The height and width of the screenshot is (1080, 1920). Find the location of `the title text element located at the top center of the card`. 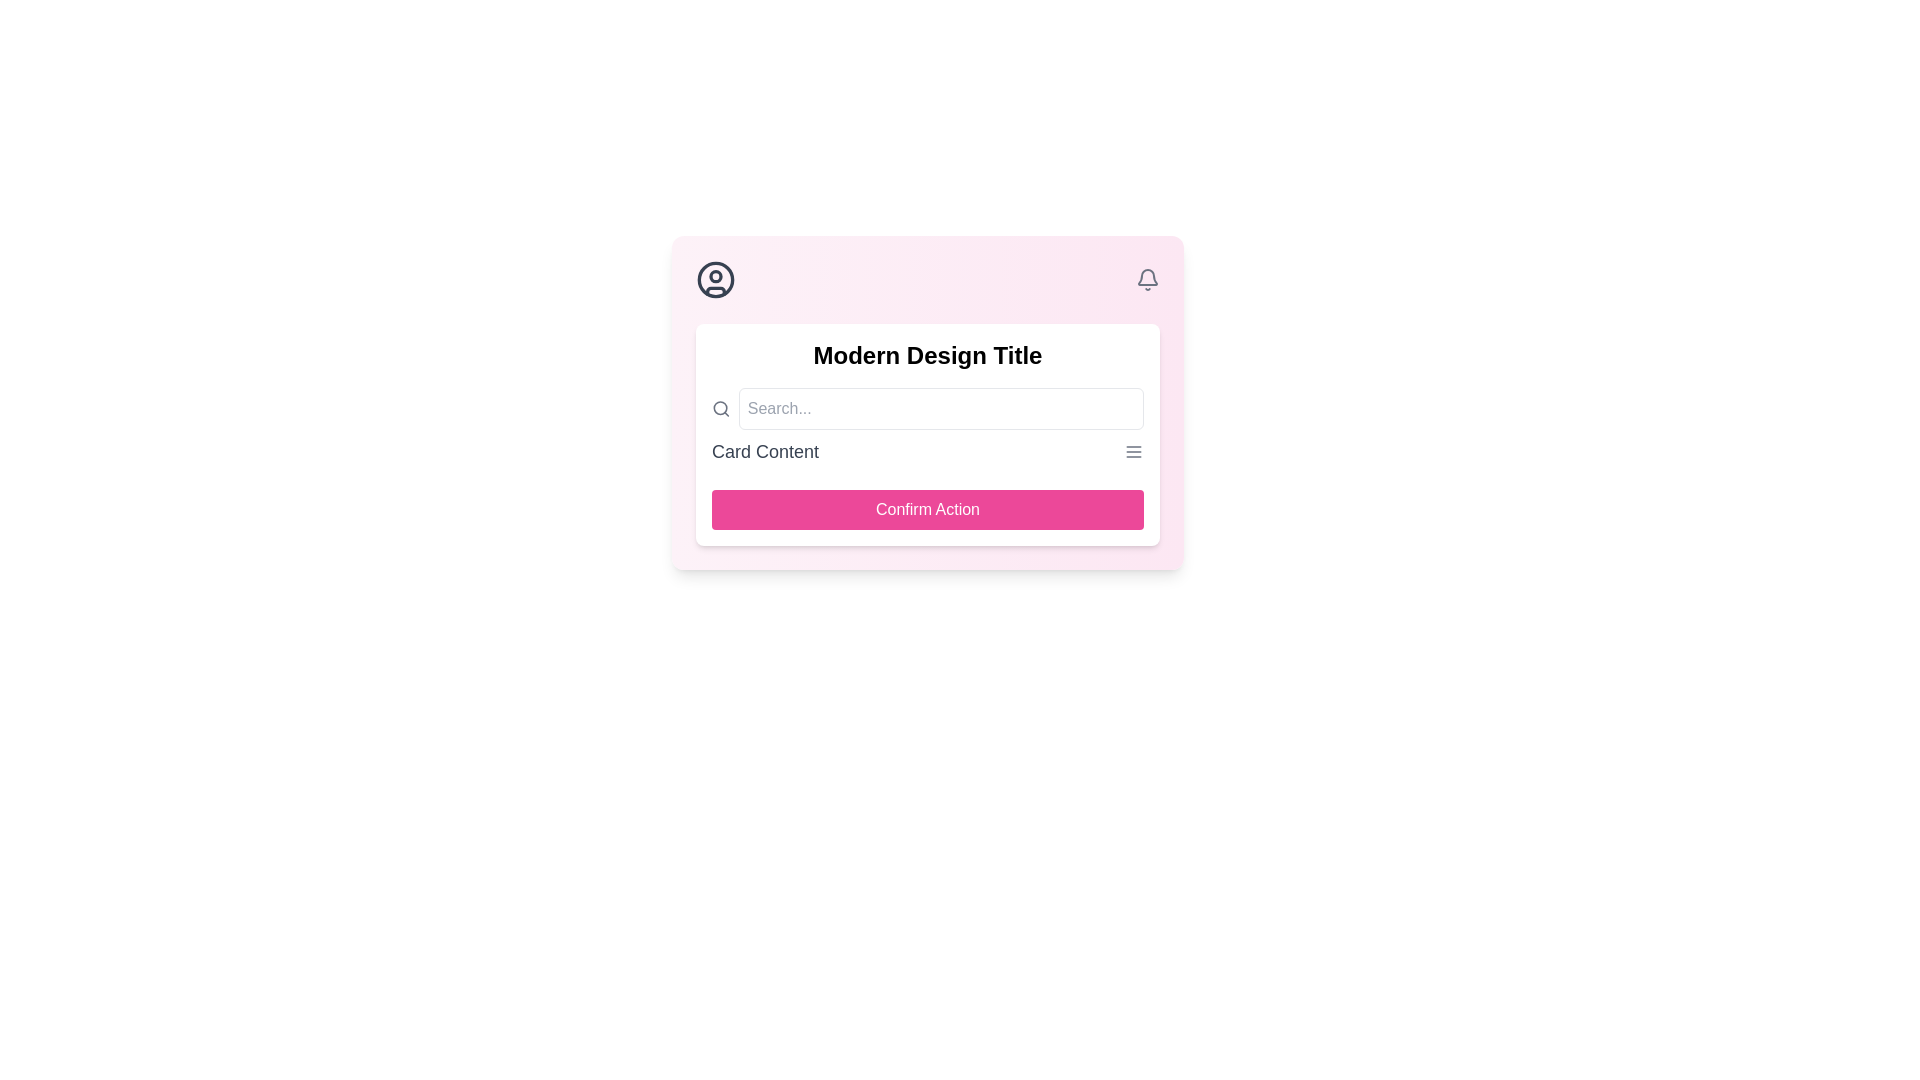

the title text element located at the top center of the card is located at coordinates (926, 354).